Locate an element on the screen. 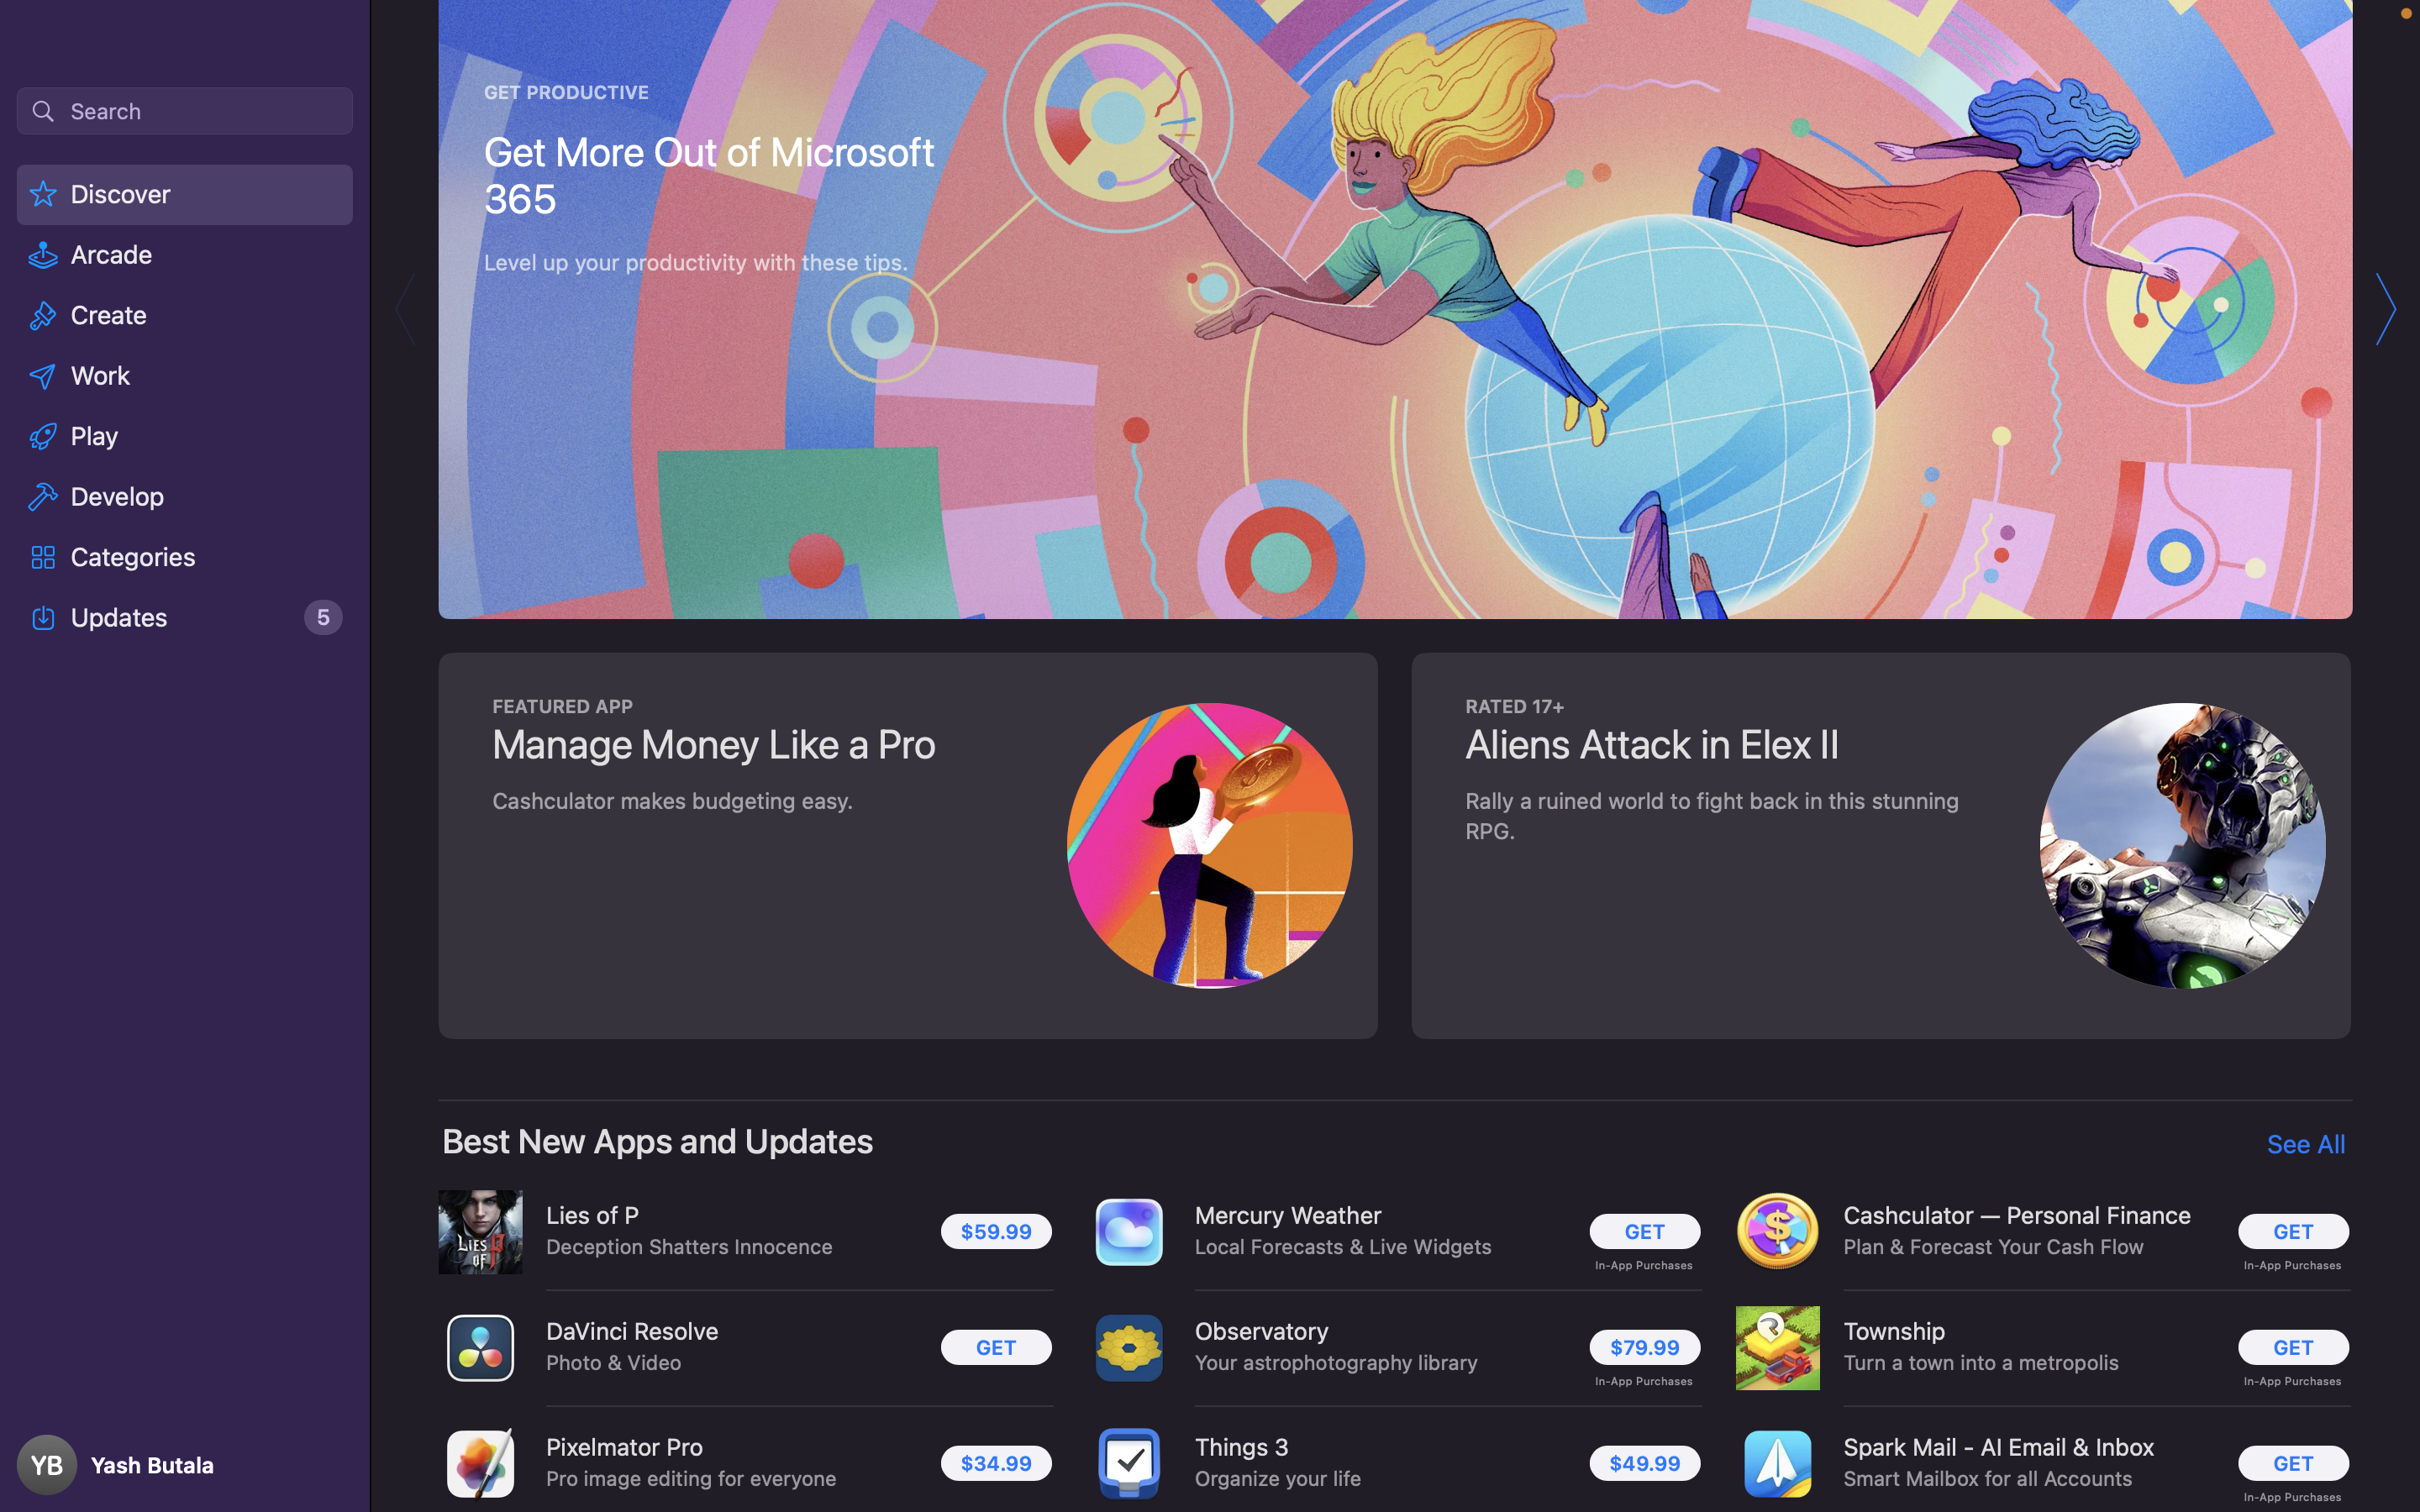 The image size is (2420, 1512). the "Play" page is located at coordinates (185, 433).